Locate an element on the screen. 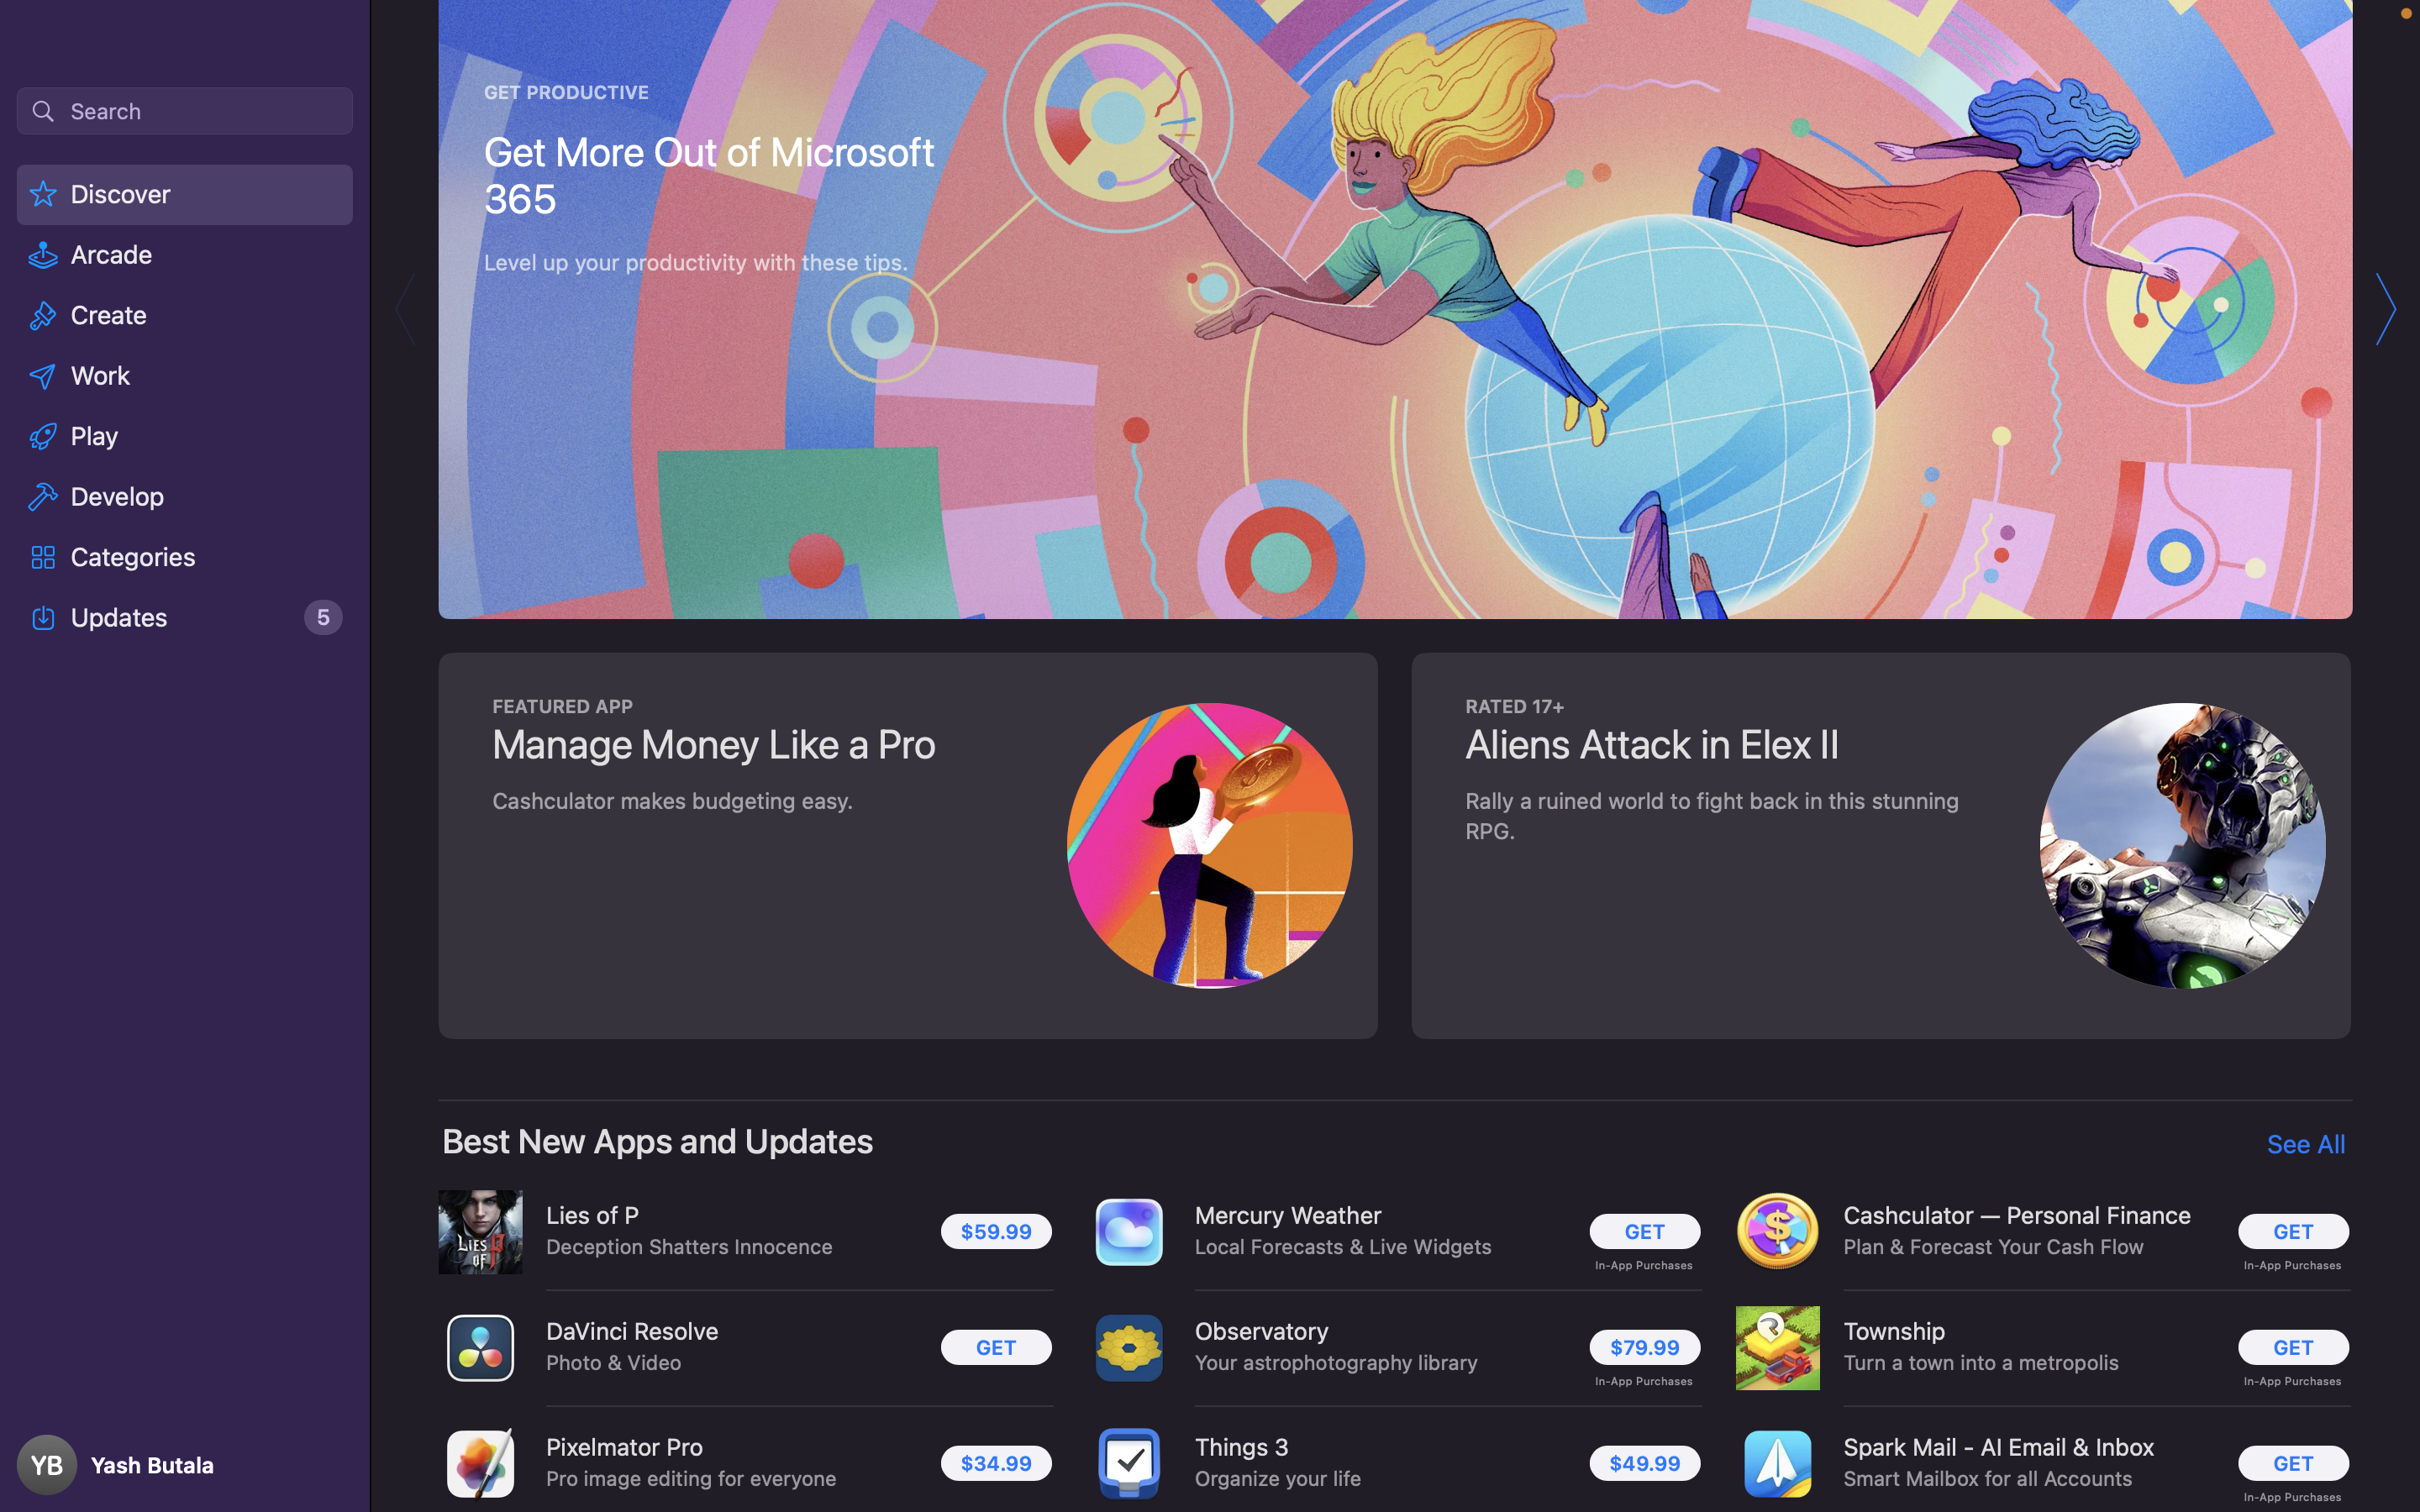 The image size is (2420, 1512). the "Play" page is located at coordinates (185, 433).